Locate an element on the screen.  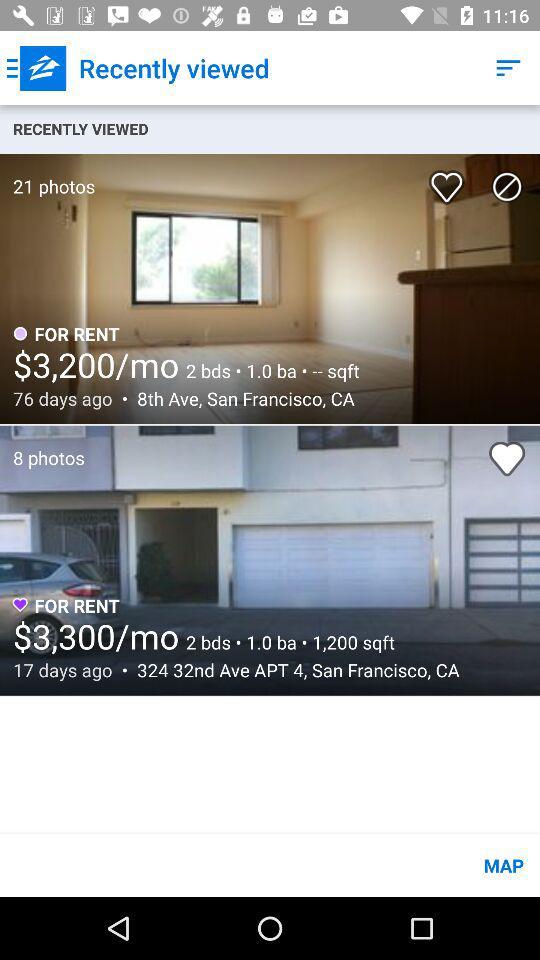
icon to the right of 17 days ago item is located at coordinates (292, 670).